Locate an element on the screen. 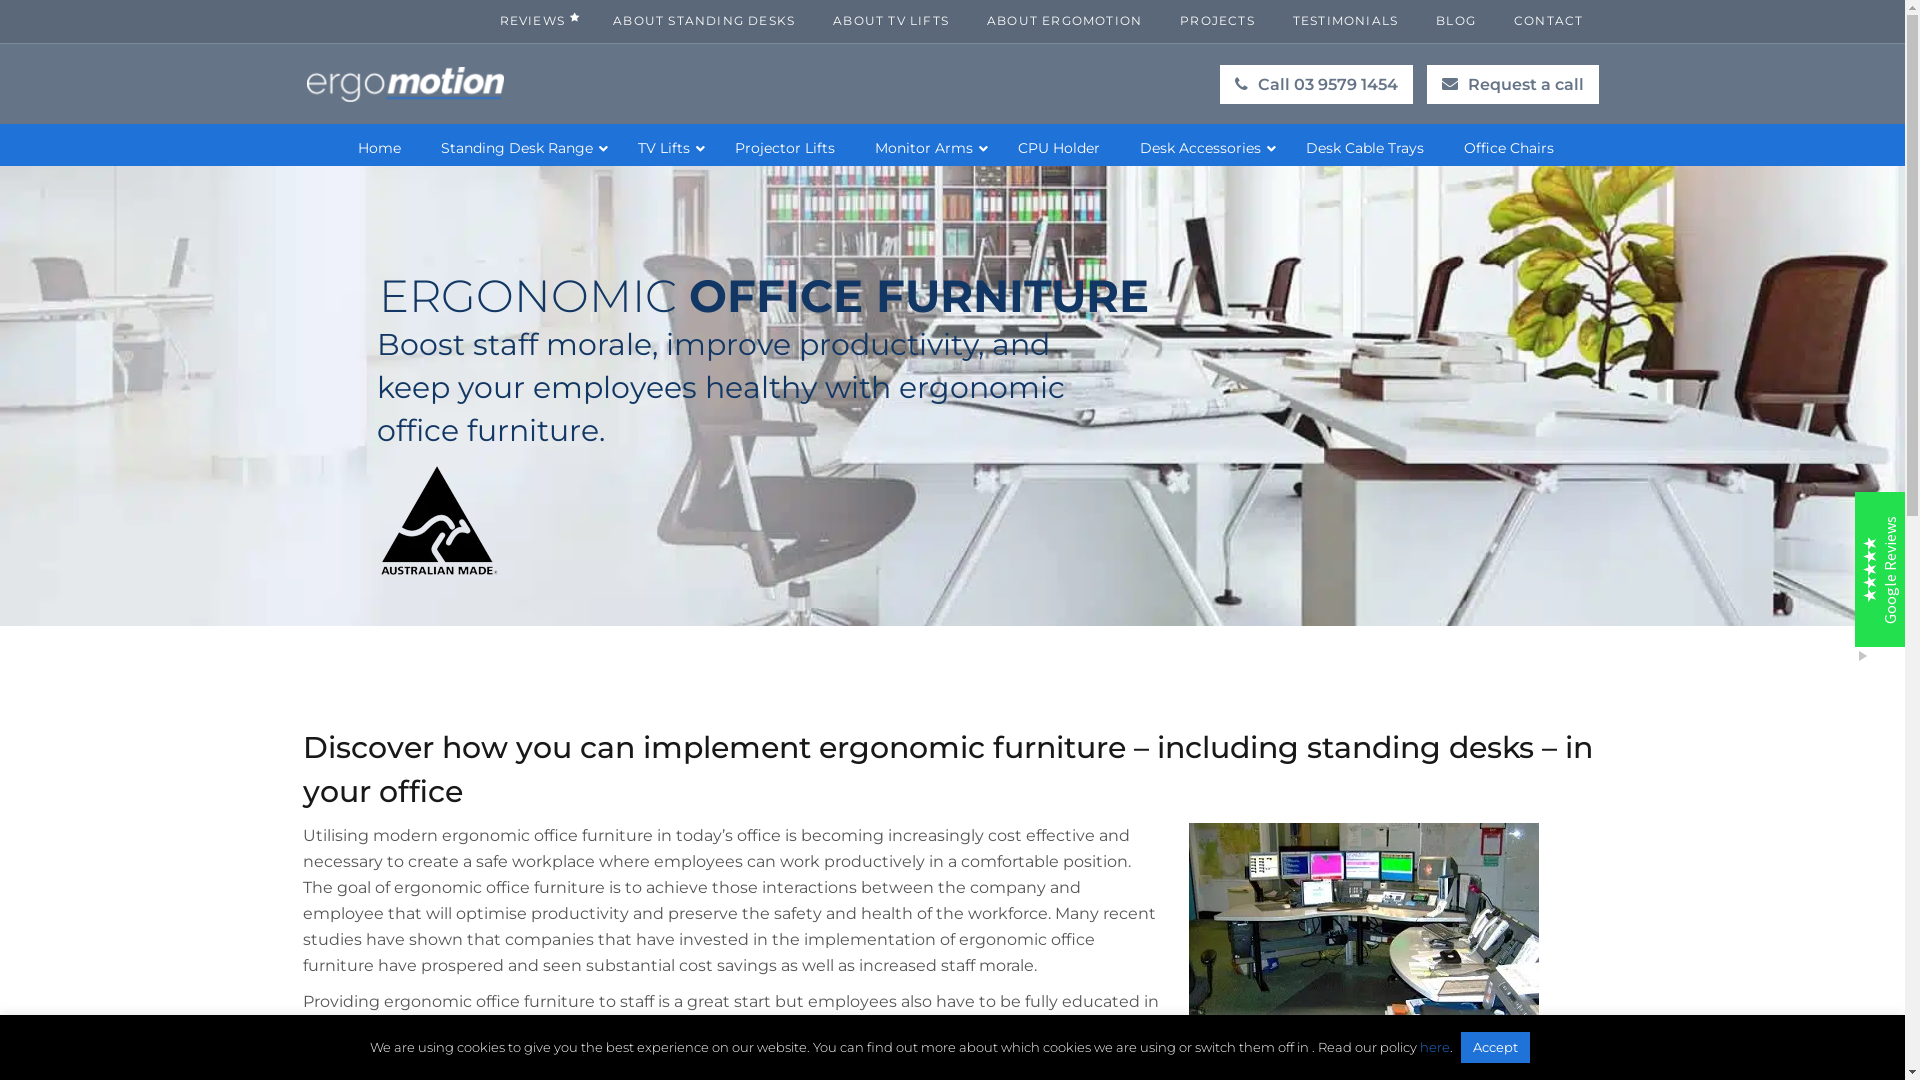 Image resolution: width=1920 pixels, height=1080 pixels. 'Request a call' is located at coordinates (1512, 83).